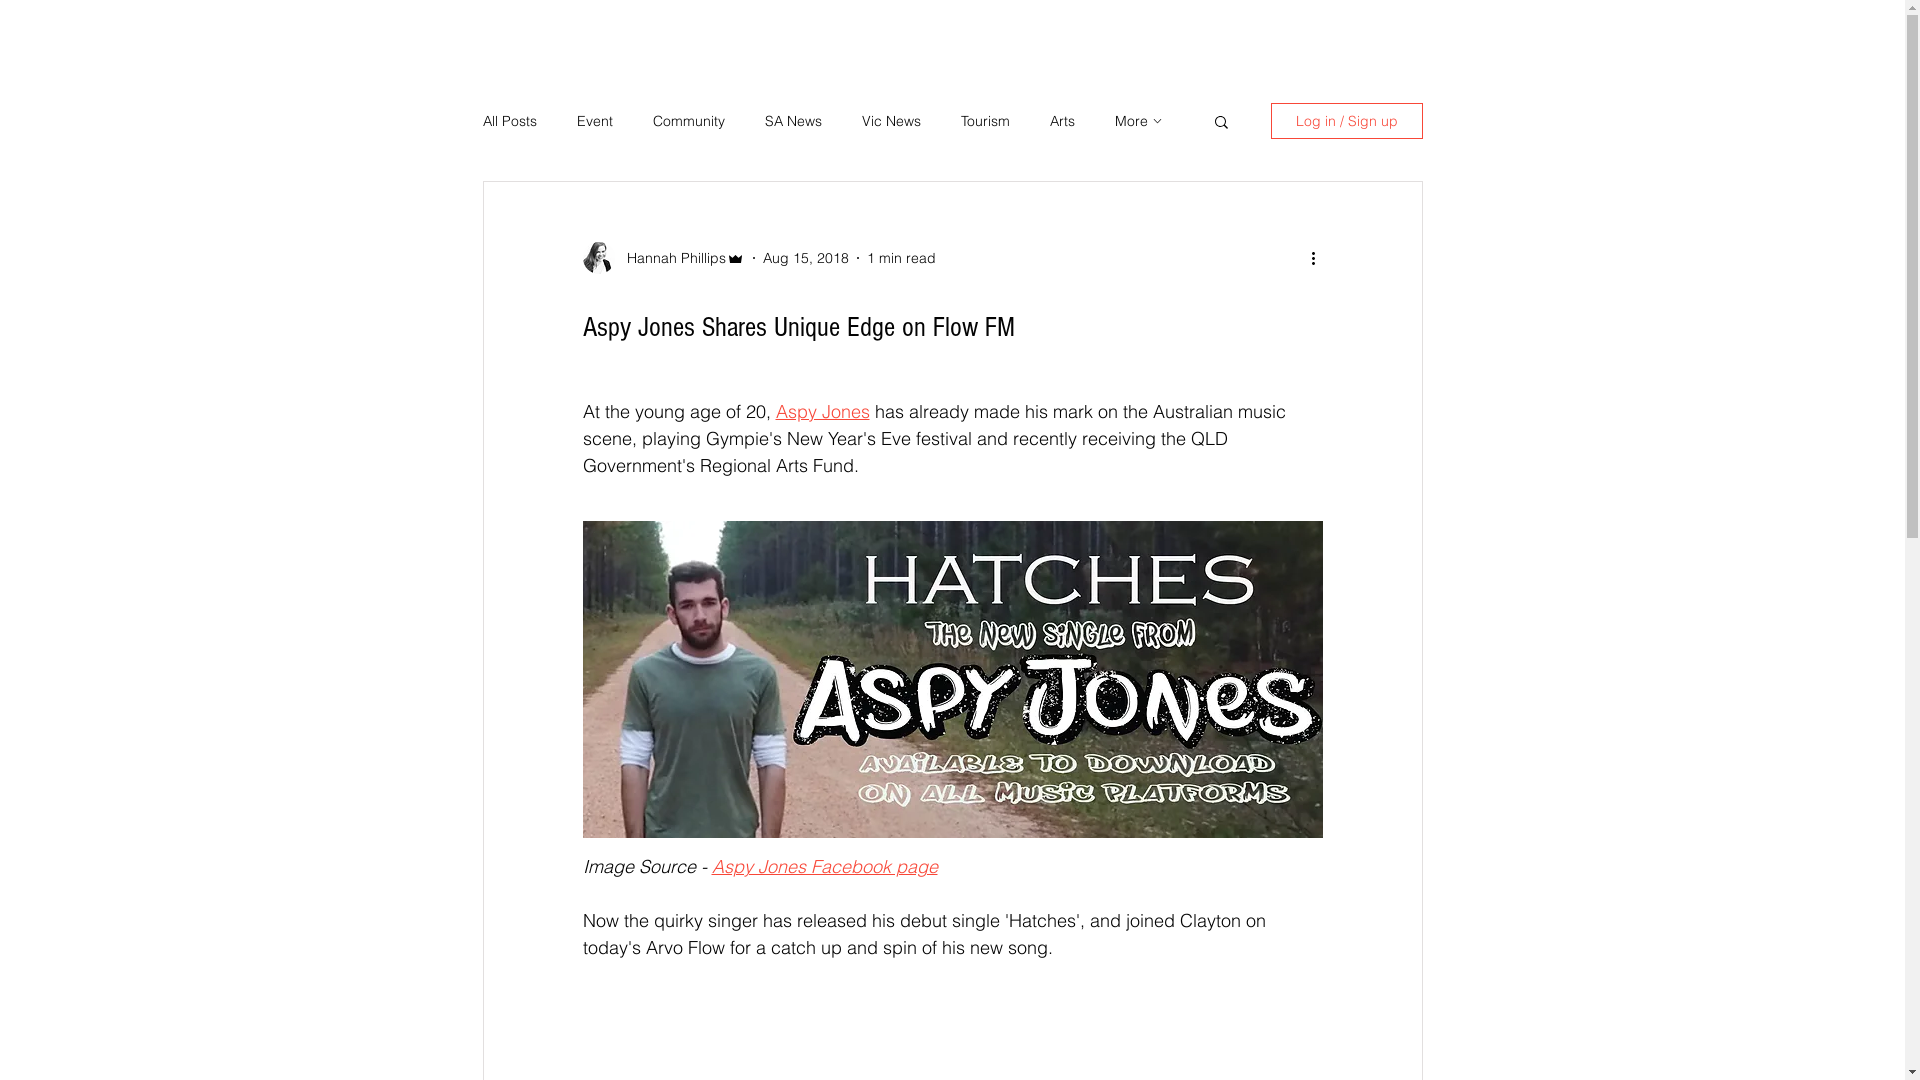 This screenshot has height=1080, width=1920. What do you see at coordinates (1061, 120) in the screenshot?
I see `'Arts'` at bounding box center [1061, 120].